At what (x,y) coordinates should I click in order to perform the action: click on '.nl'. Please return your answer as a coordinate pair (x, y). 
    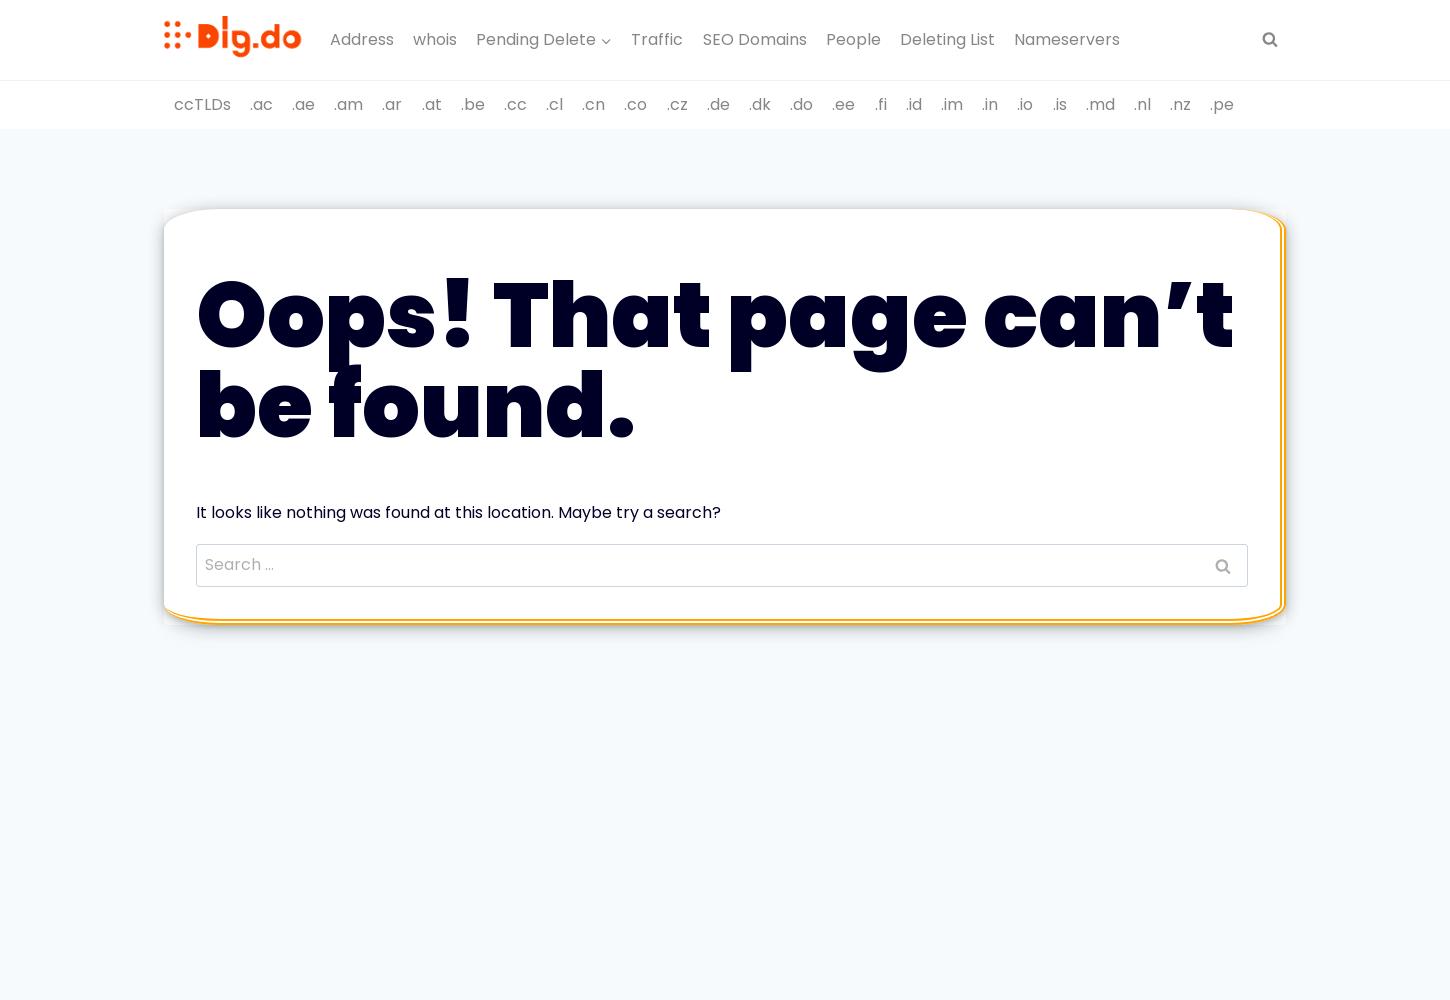
    Looking at the image, I should click on (1140, 102).